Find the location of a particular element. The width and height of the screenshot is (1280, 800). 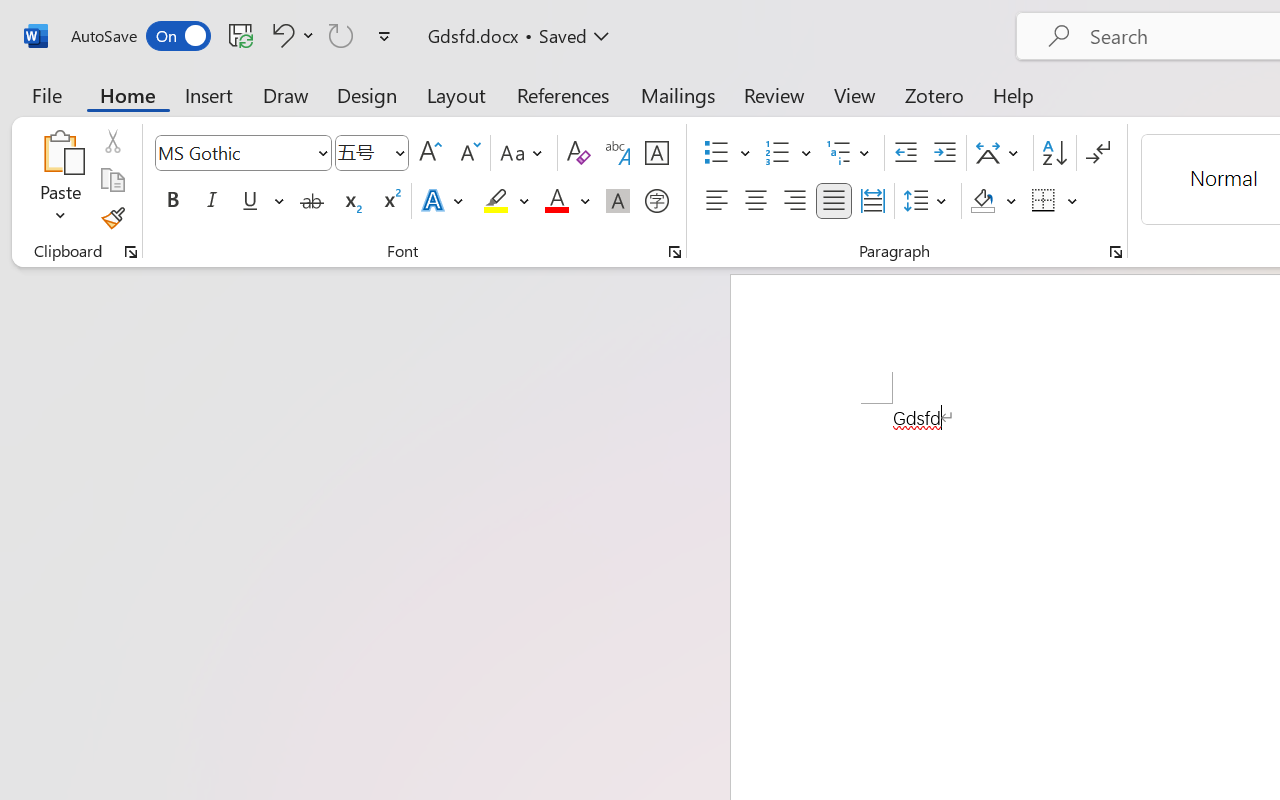

'Can' is located at coordinates (341, 34).